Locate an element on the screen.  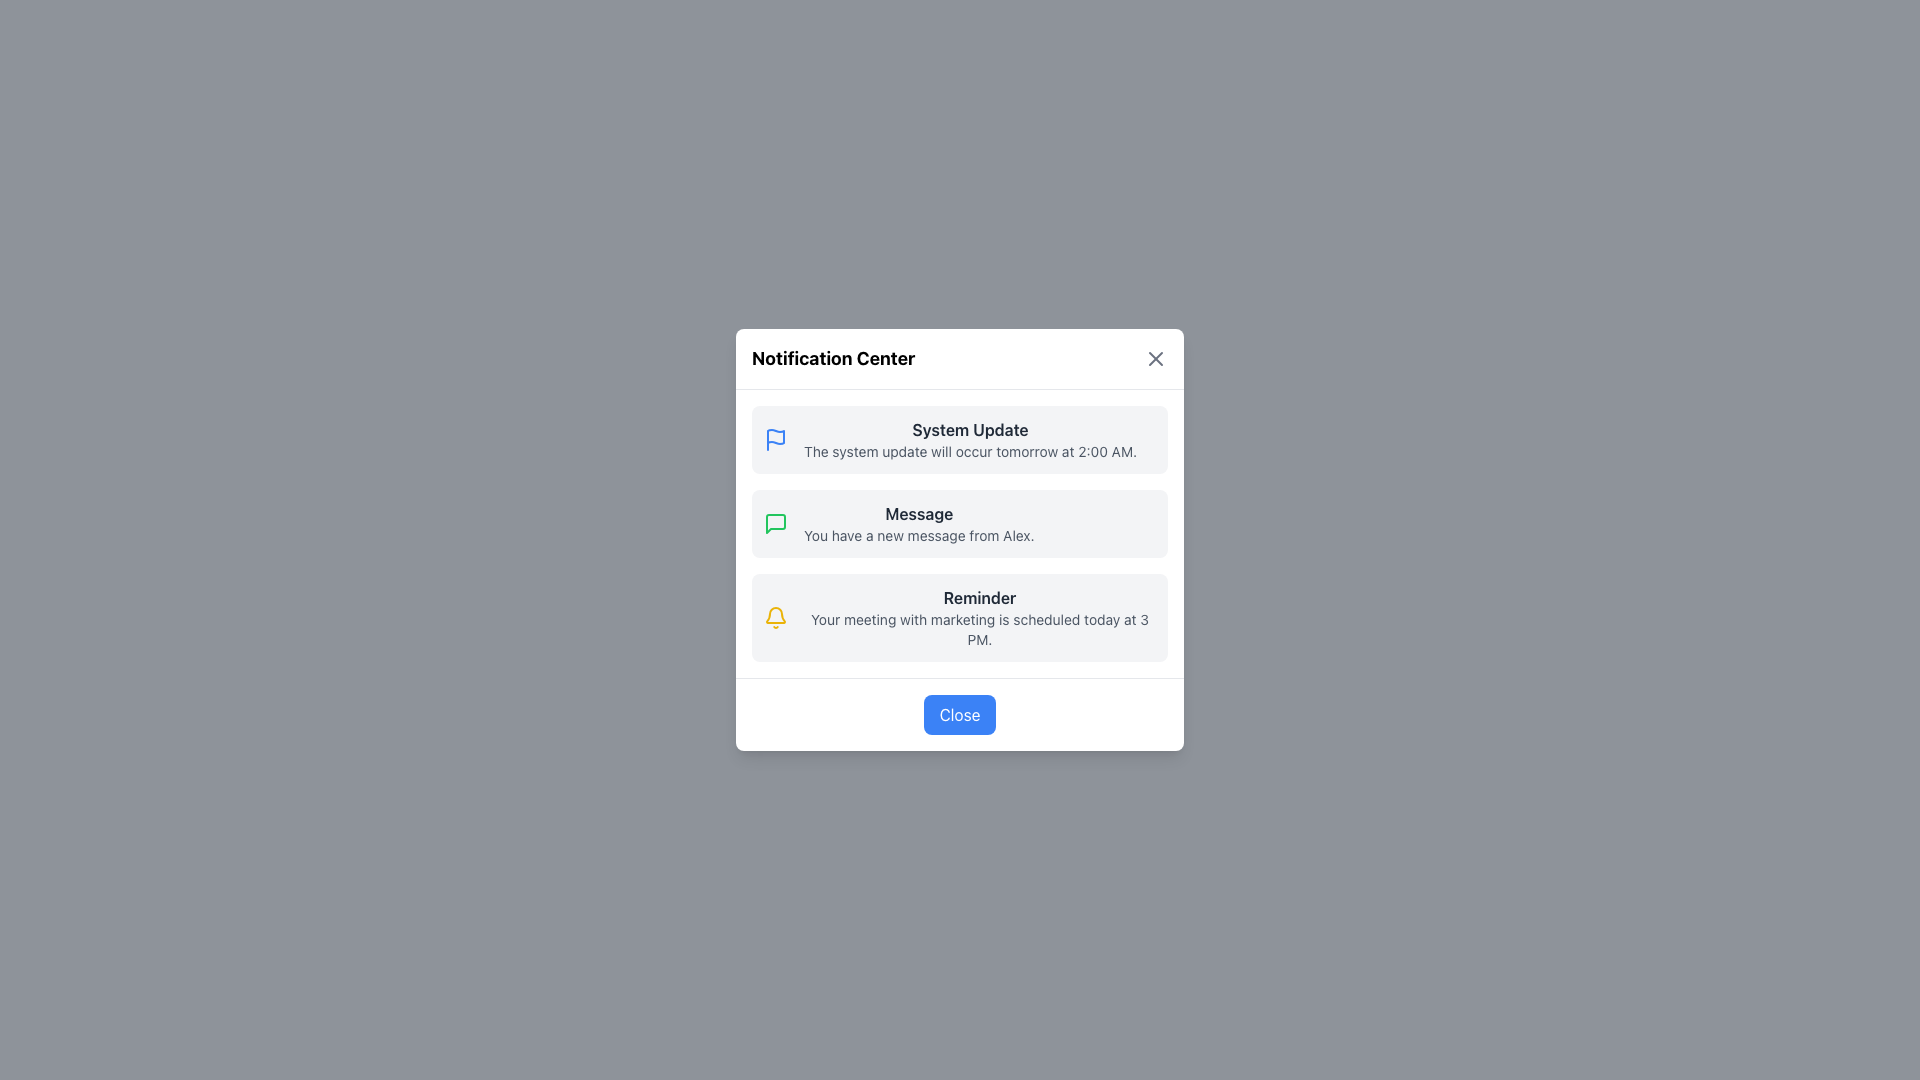
the text block containing the message 'The system update will occur tomorrow at 2:00 AM.' located under the 'System Update' heading in the Notification Center to possibly reveal additional information is located at coordinates (970, 451).